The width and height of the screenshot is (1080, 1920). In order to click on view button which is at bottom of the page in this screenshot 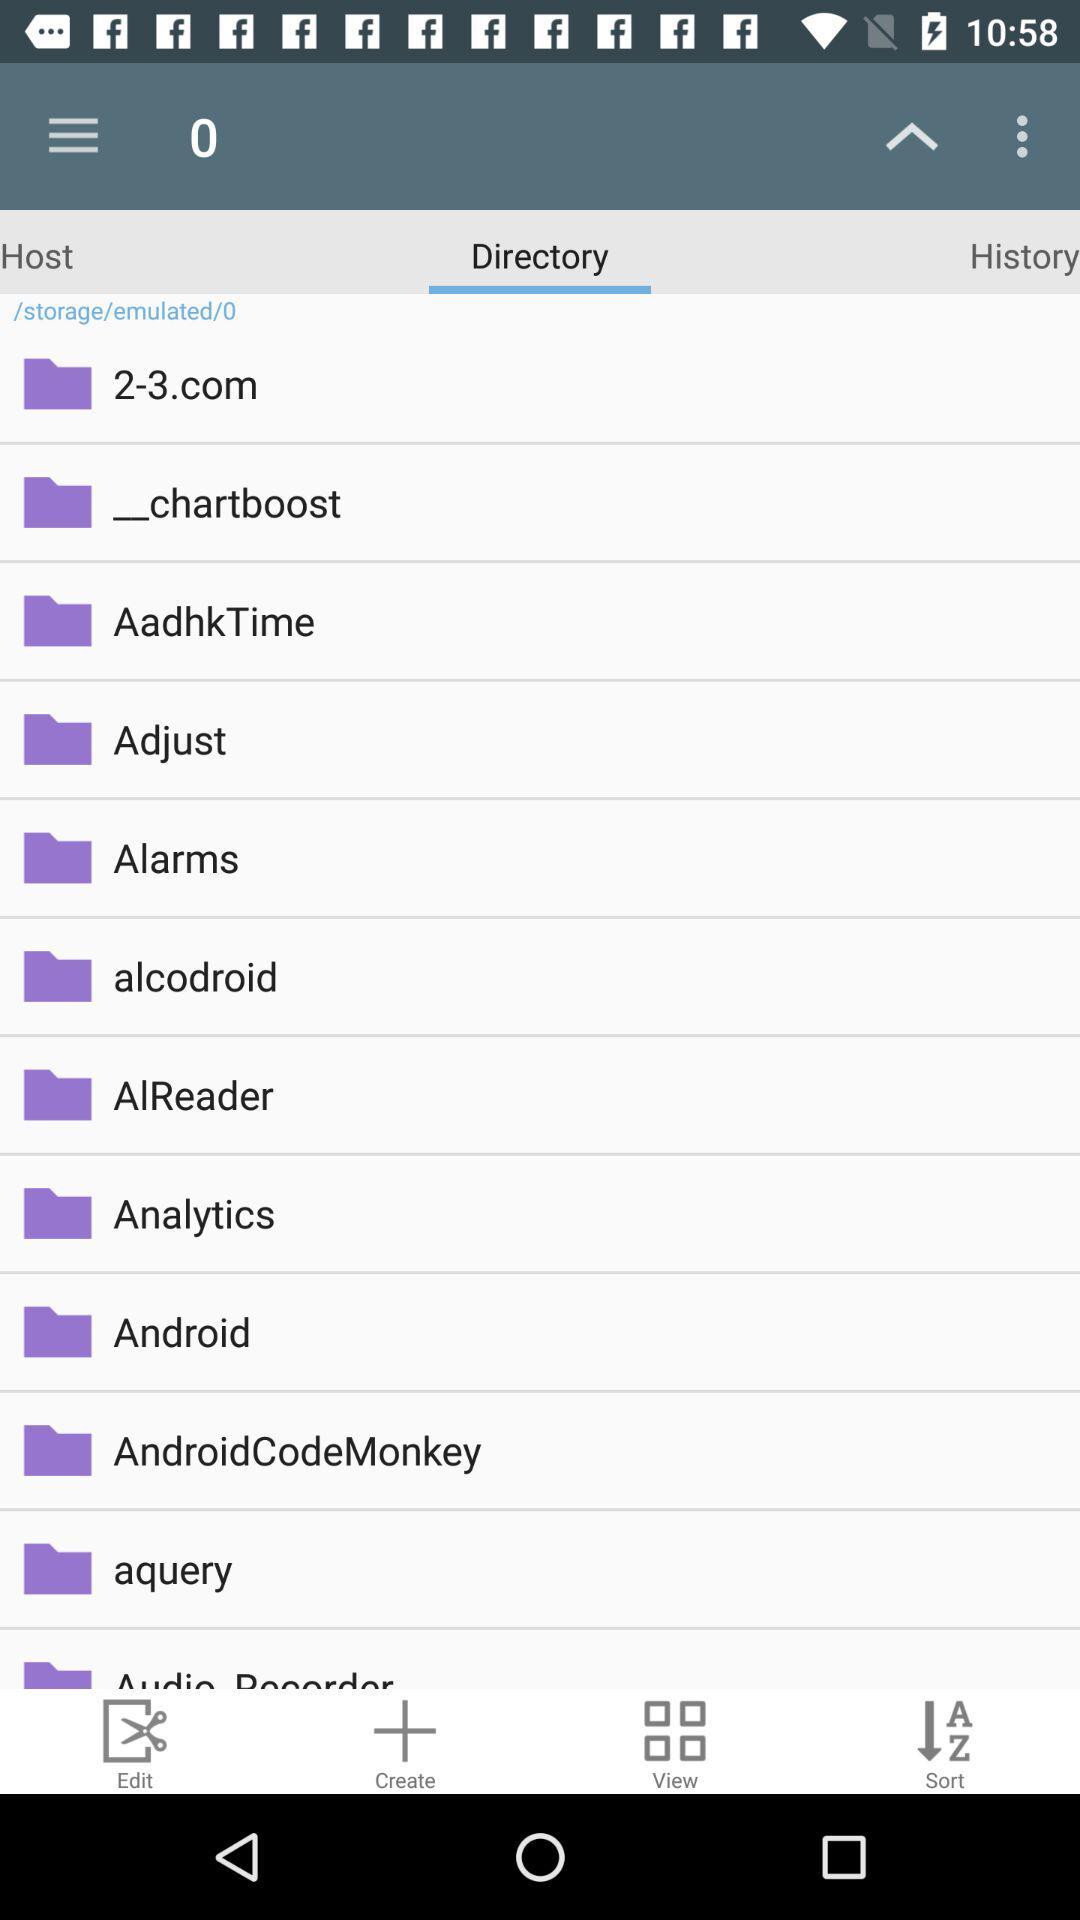, I will do `click(675, 1740)`.